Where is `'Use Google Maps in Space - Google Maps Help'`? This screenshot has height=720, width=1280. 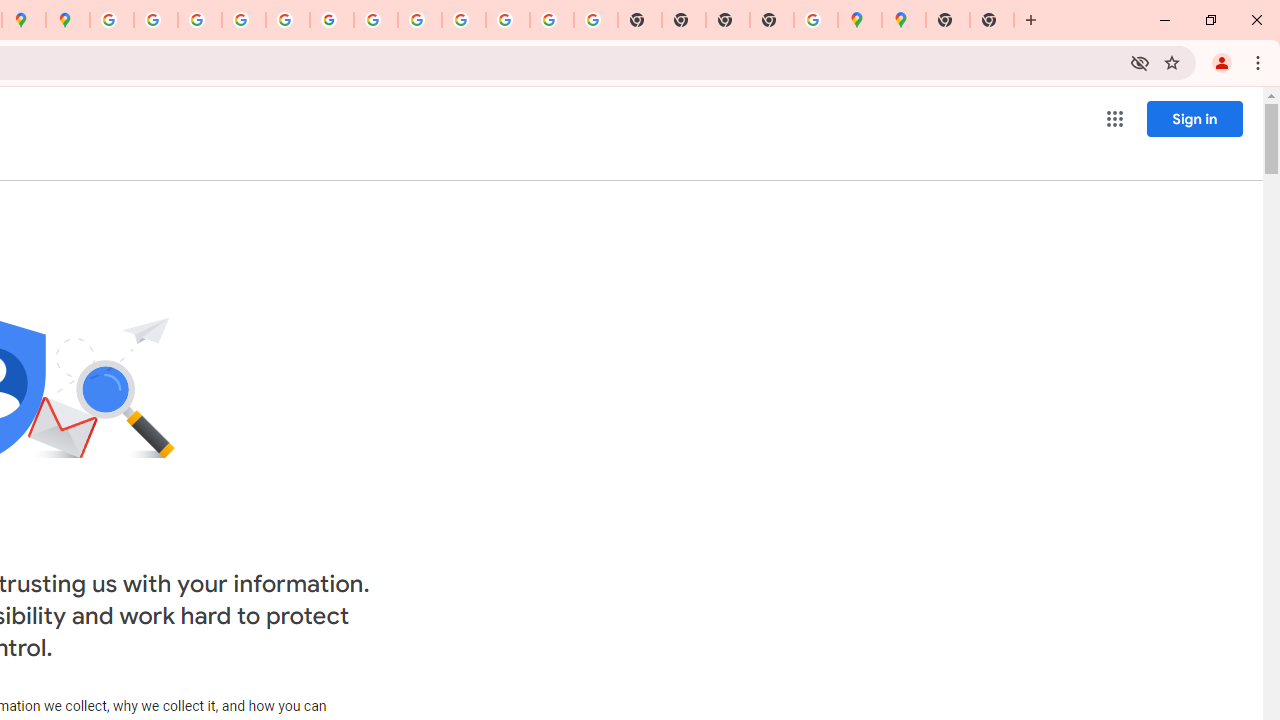
'Use Google Maps in Space - Google Maps Help' is located at coordinates (816, 20).